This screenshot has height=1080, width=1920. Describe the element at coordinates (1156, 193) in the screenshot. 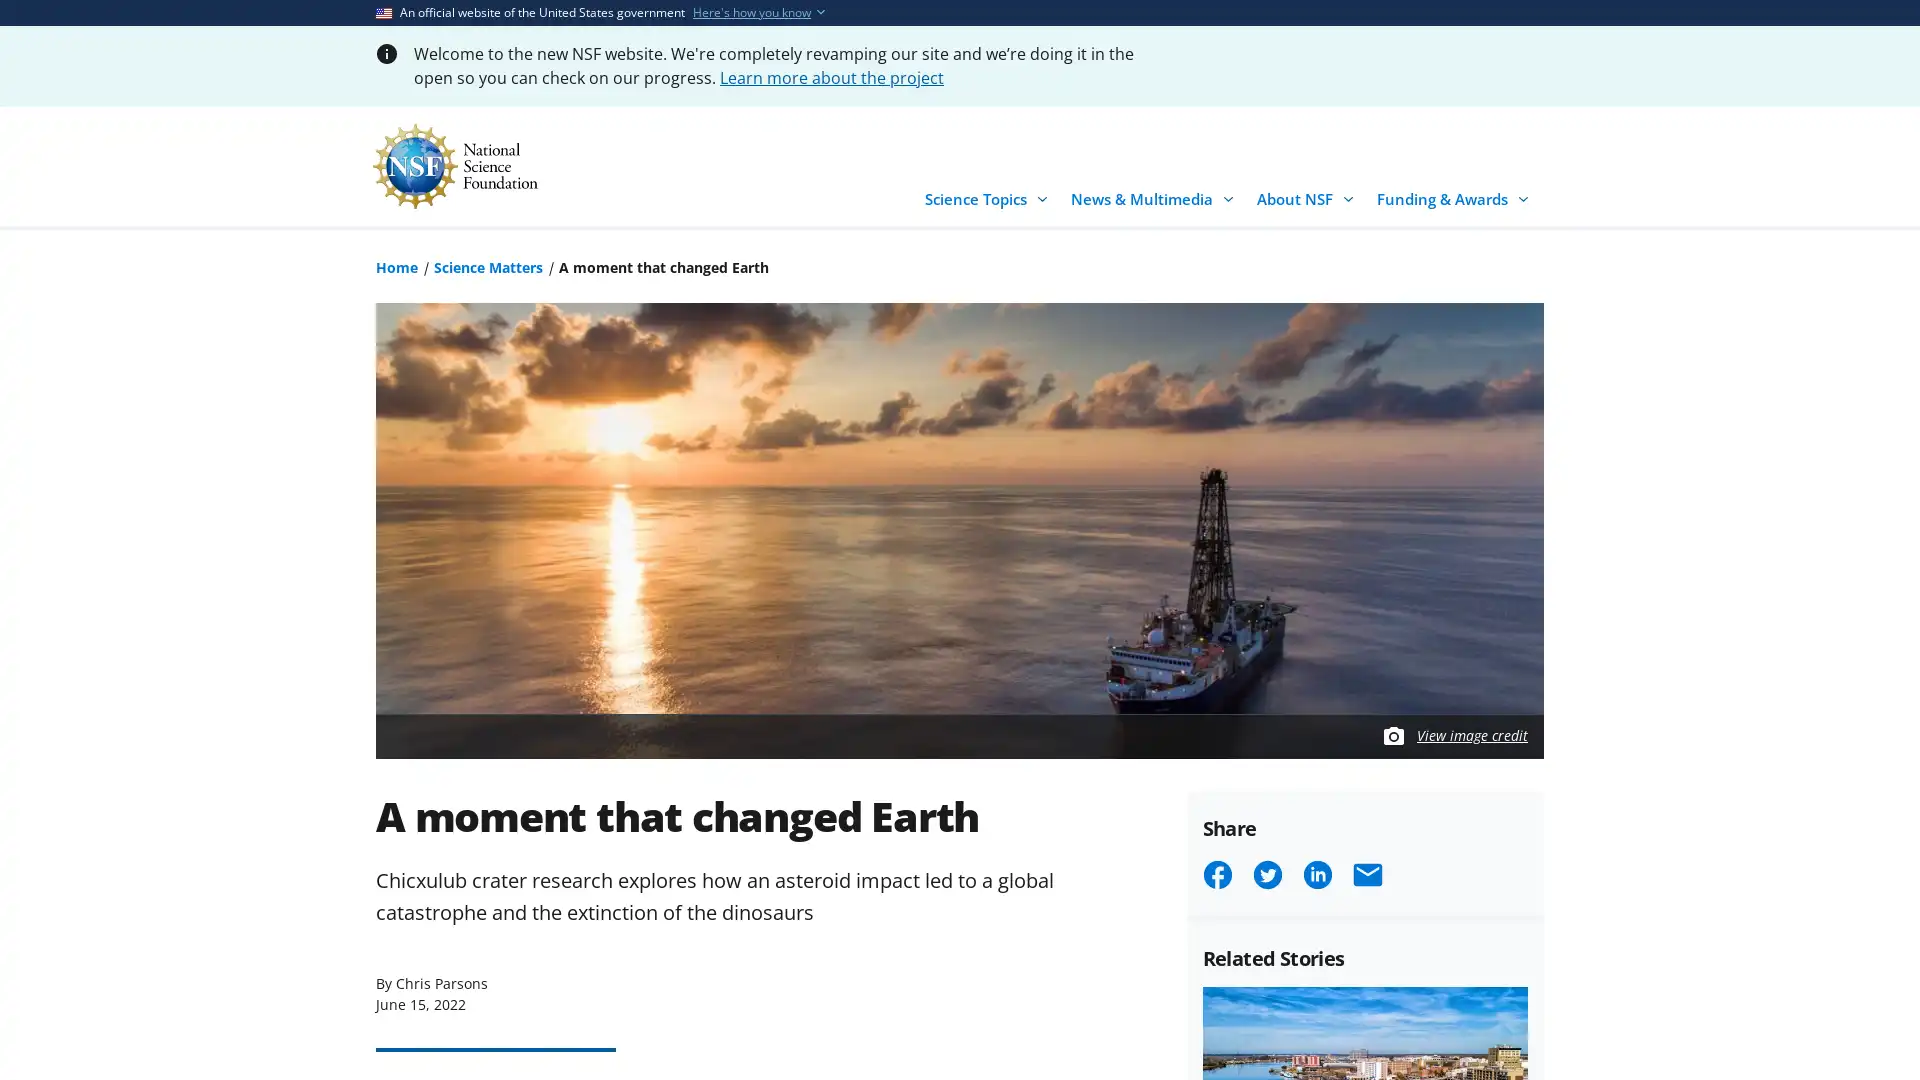

I see `News & Multimedia` at that location.